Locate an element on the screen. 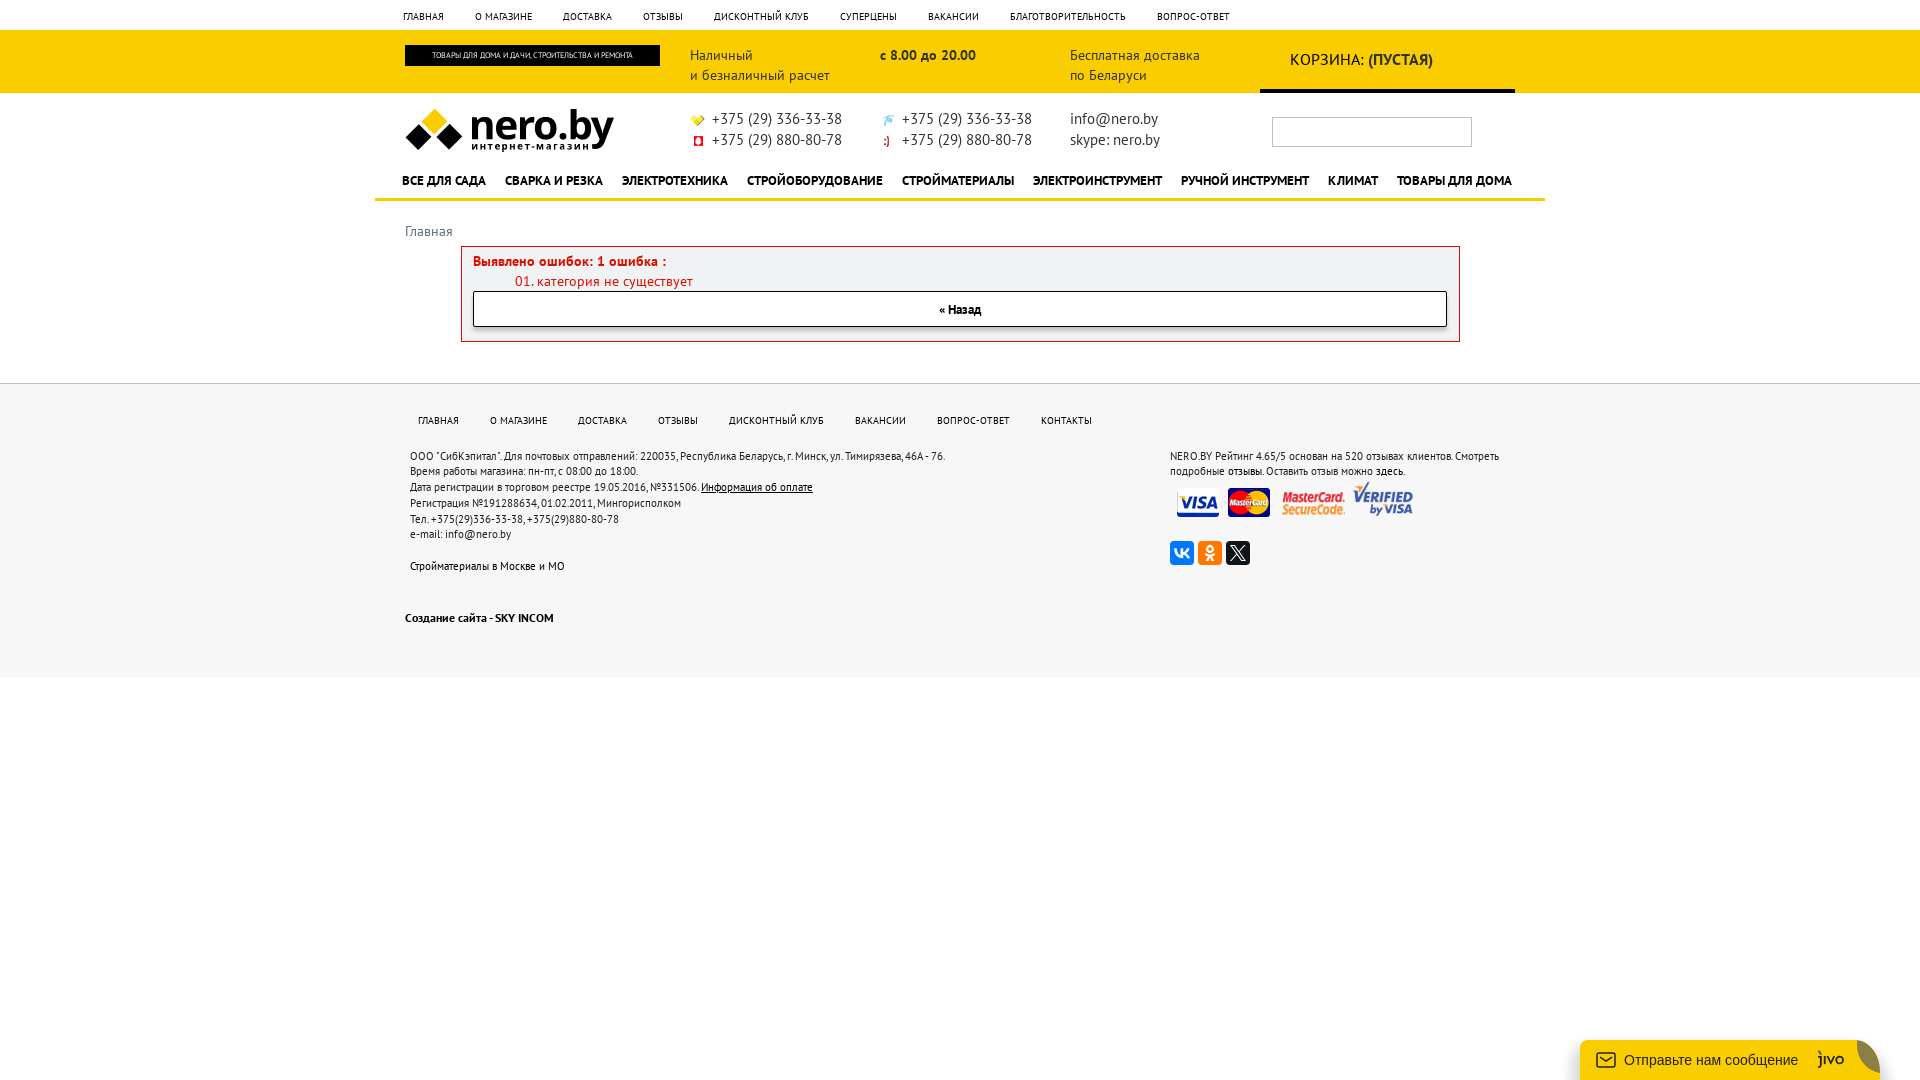 This screenshot has width=1920, height=1080. 'Twitter' is located at coordinates (1237, 552).